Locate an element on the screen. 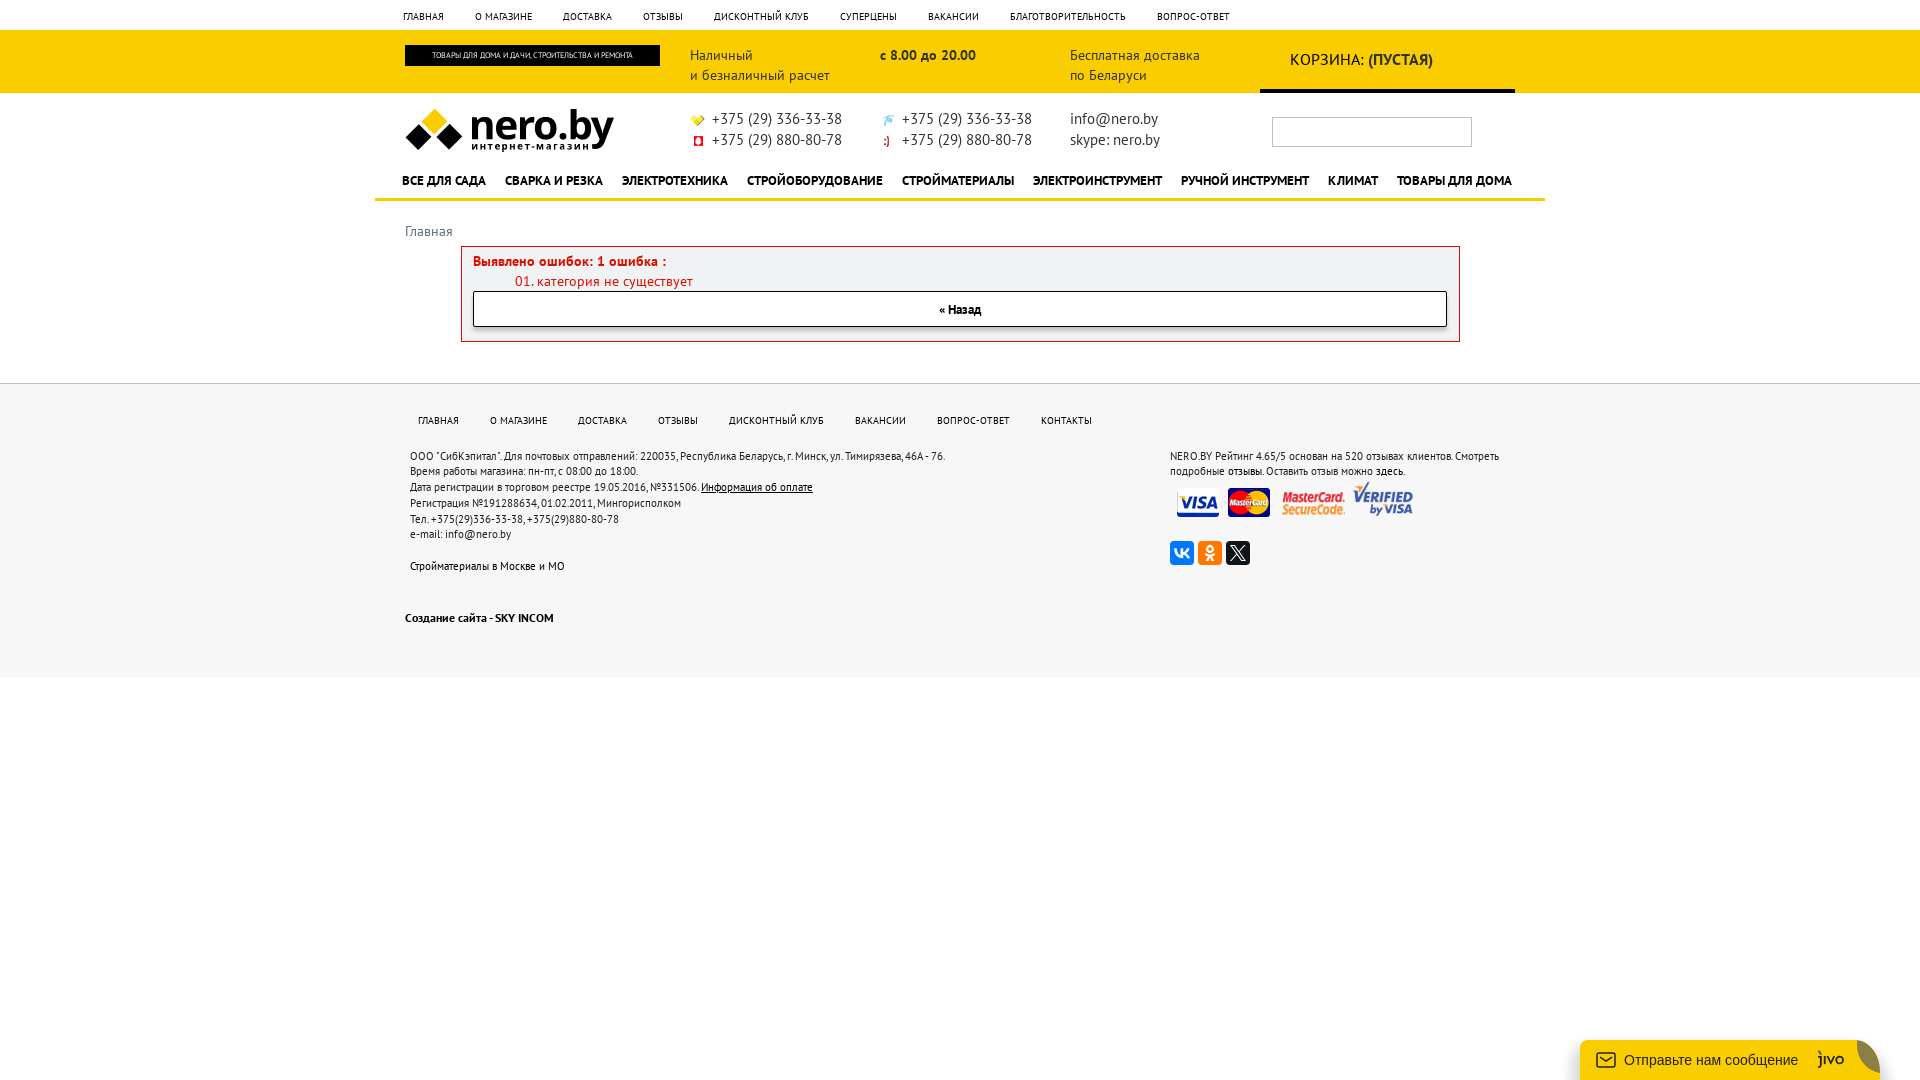 This screenshot has width=1920, height=1080. 'Twitter' is located at coordinates (1237, 552).